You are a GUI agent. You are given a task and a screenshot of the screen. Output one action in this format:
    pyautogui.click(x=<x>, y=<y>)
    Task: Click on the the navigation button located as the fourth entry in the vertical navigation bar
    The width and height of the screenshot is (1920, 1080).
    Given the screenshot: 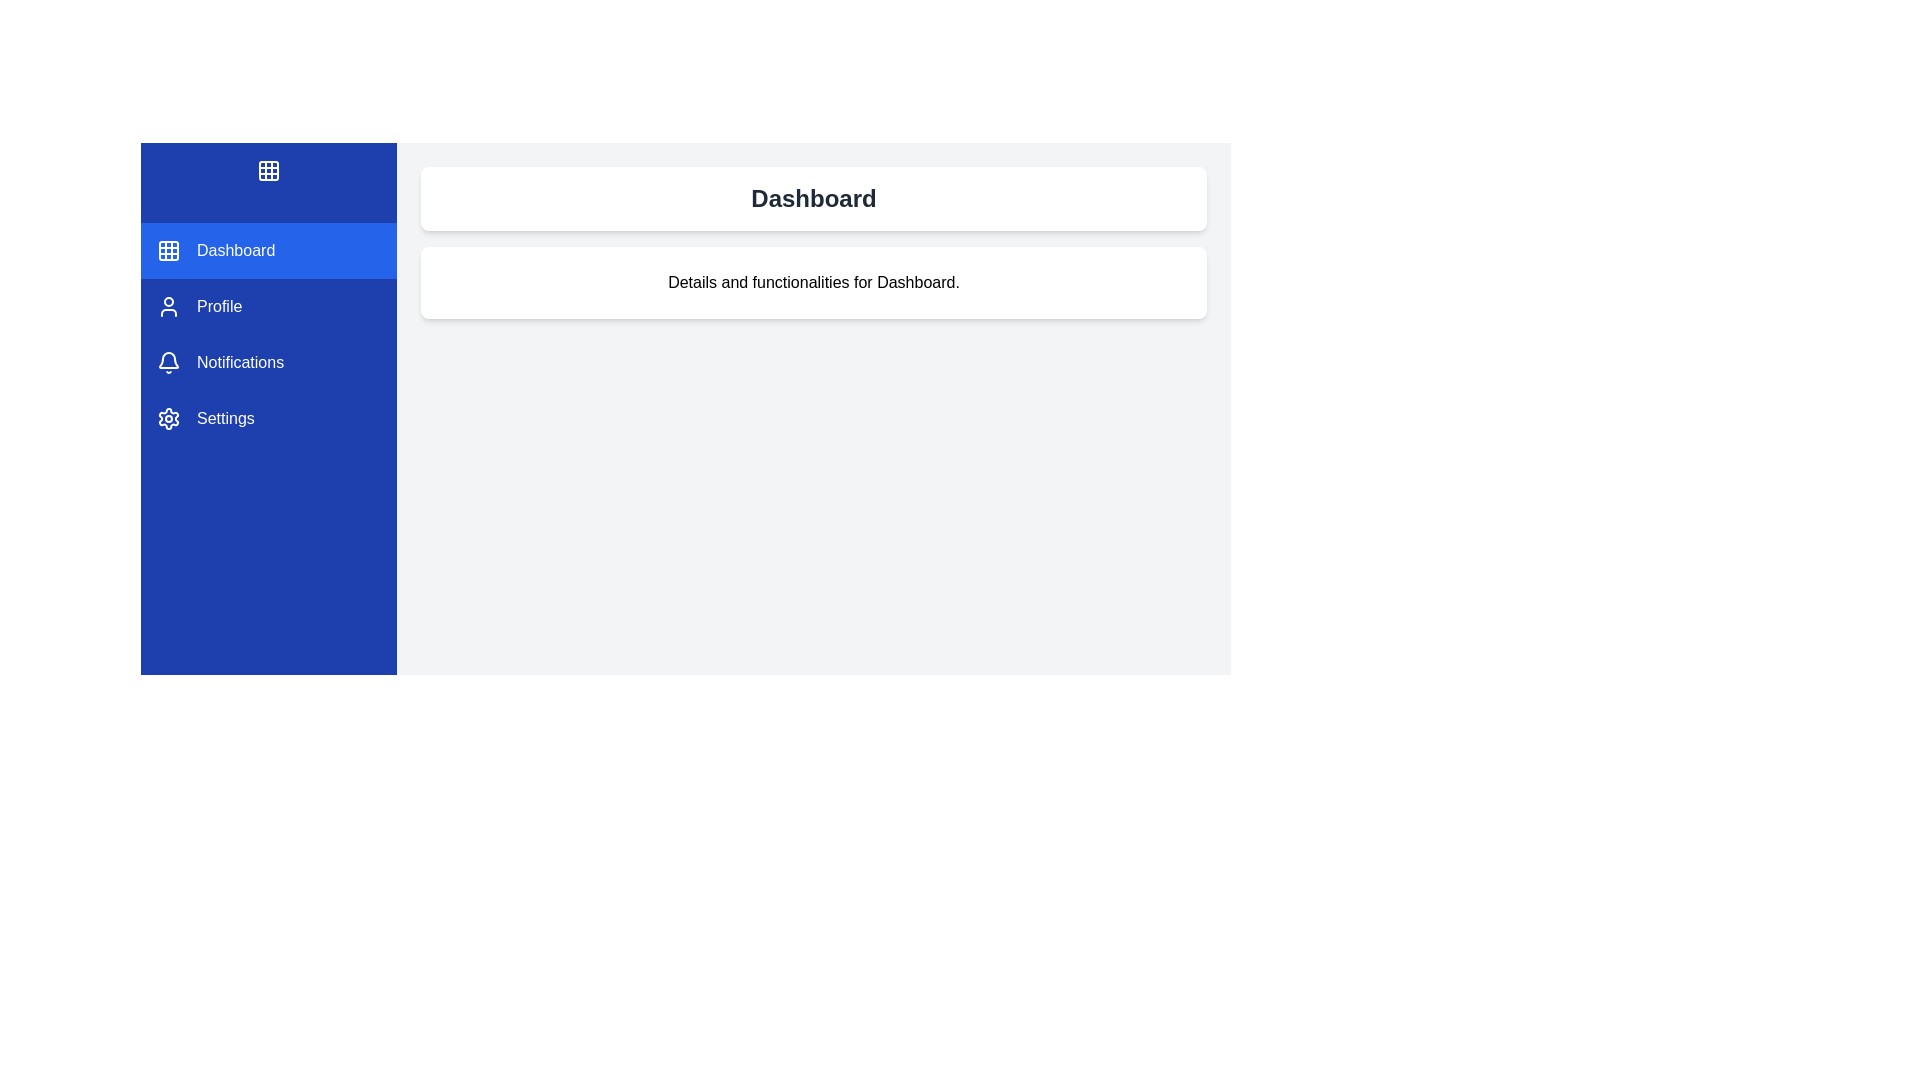 What is the action you would take?
    pyautogui.click(x=267, y=418)
    